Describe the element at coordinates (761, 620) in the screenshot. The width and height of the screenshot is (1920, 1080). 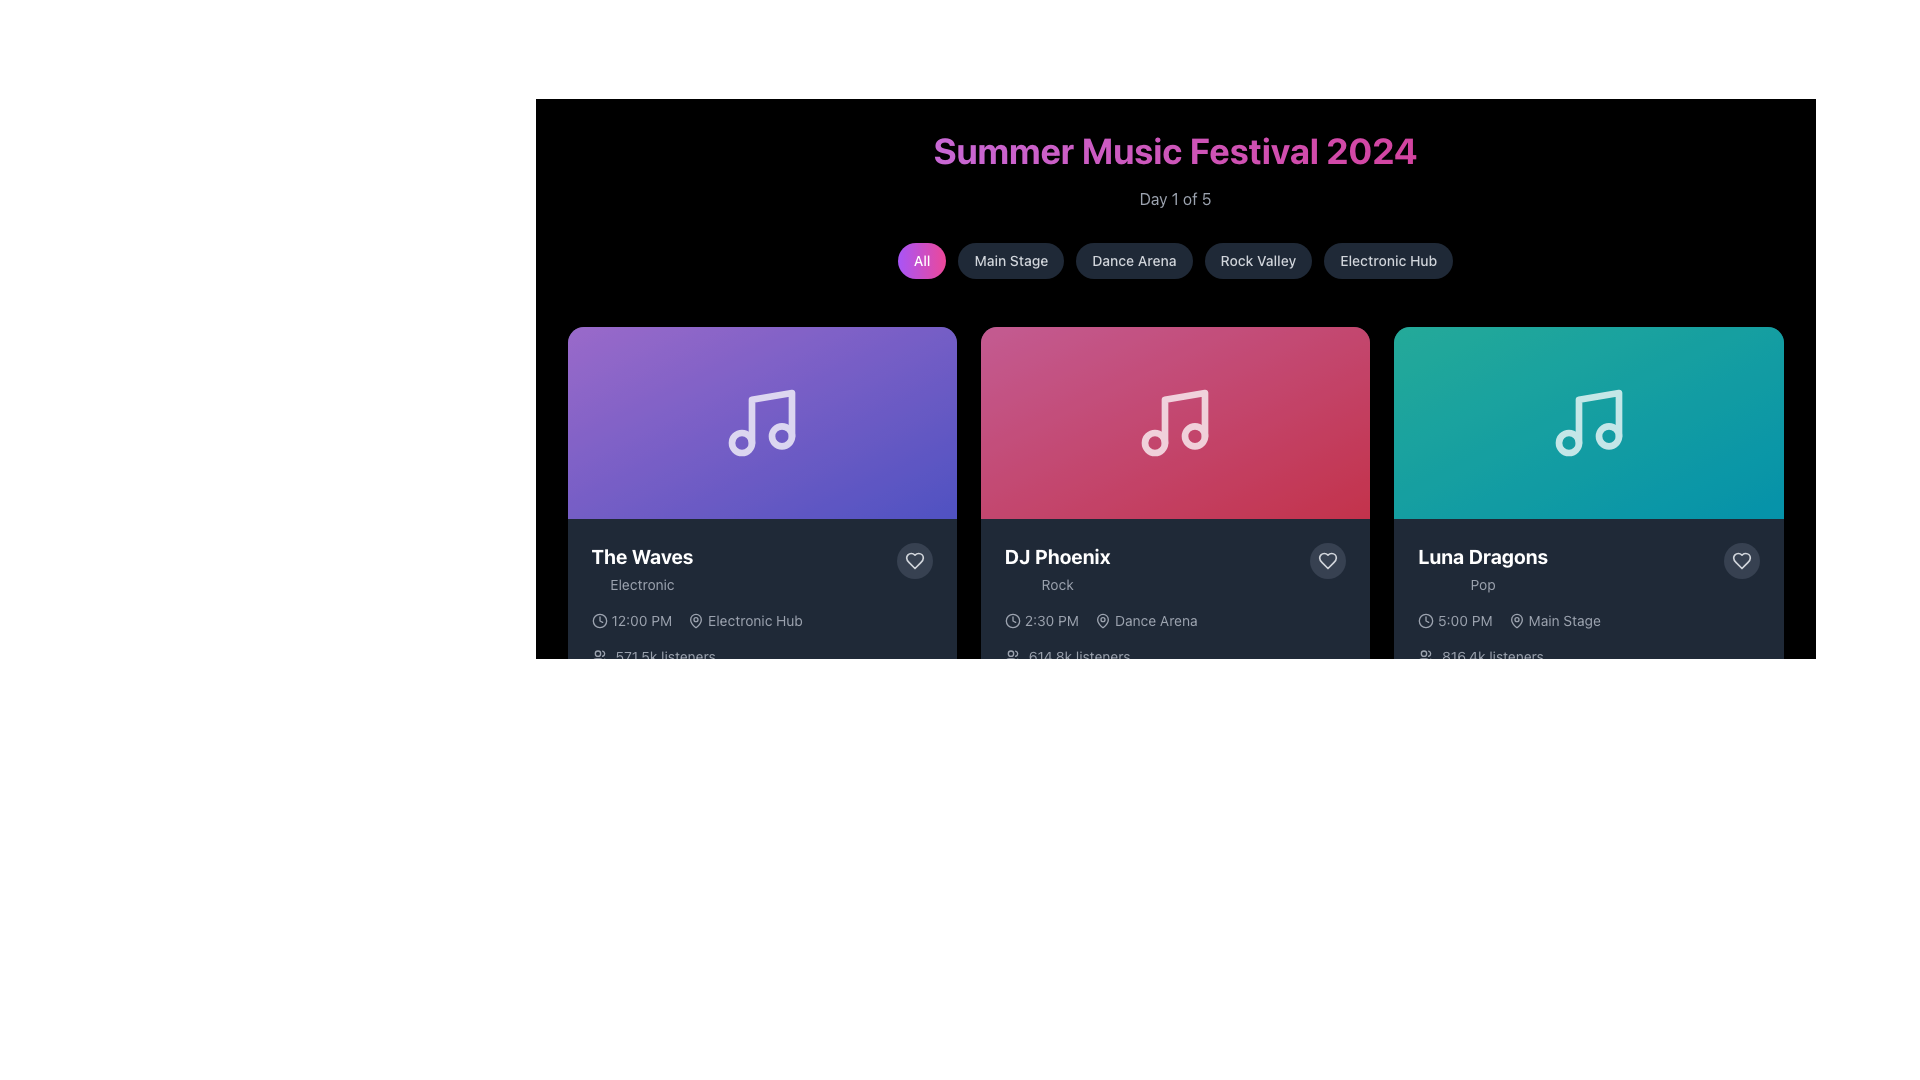
I see `the informational element that displays the event time '12:00 PM' and location 'Electronic Hub' within the card titled 'The Waves.' This element is positioned underneath the title and genre description, and above the information about listeners, being the first card from the left` at that location.